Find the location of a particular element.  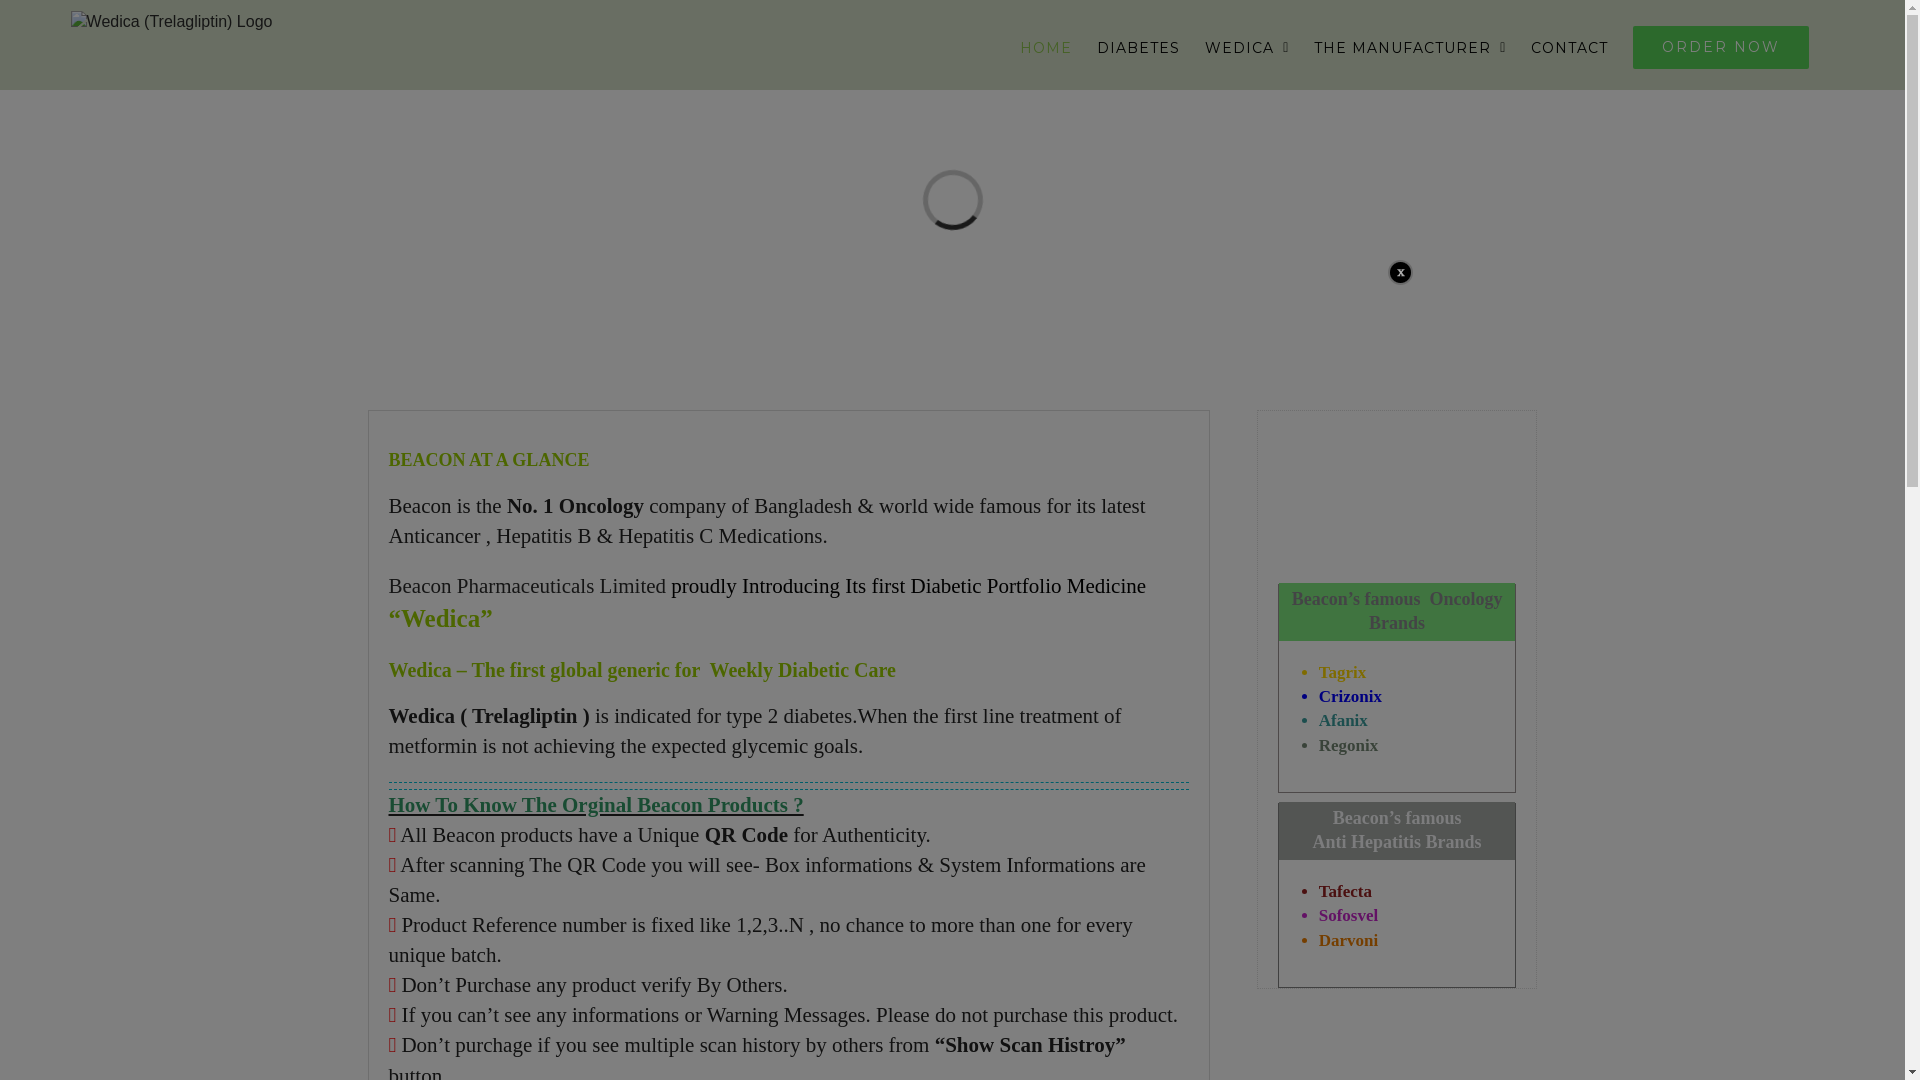

'Darvoni' is located at coordinates (1319, 940).